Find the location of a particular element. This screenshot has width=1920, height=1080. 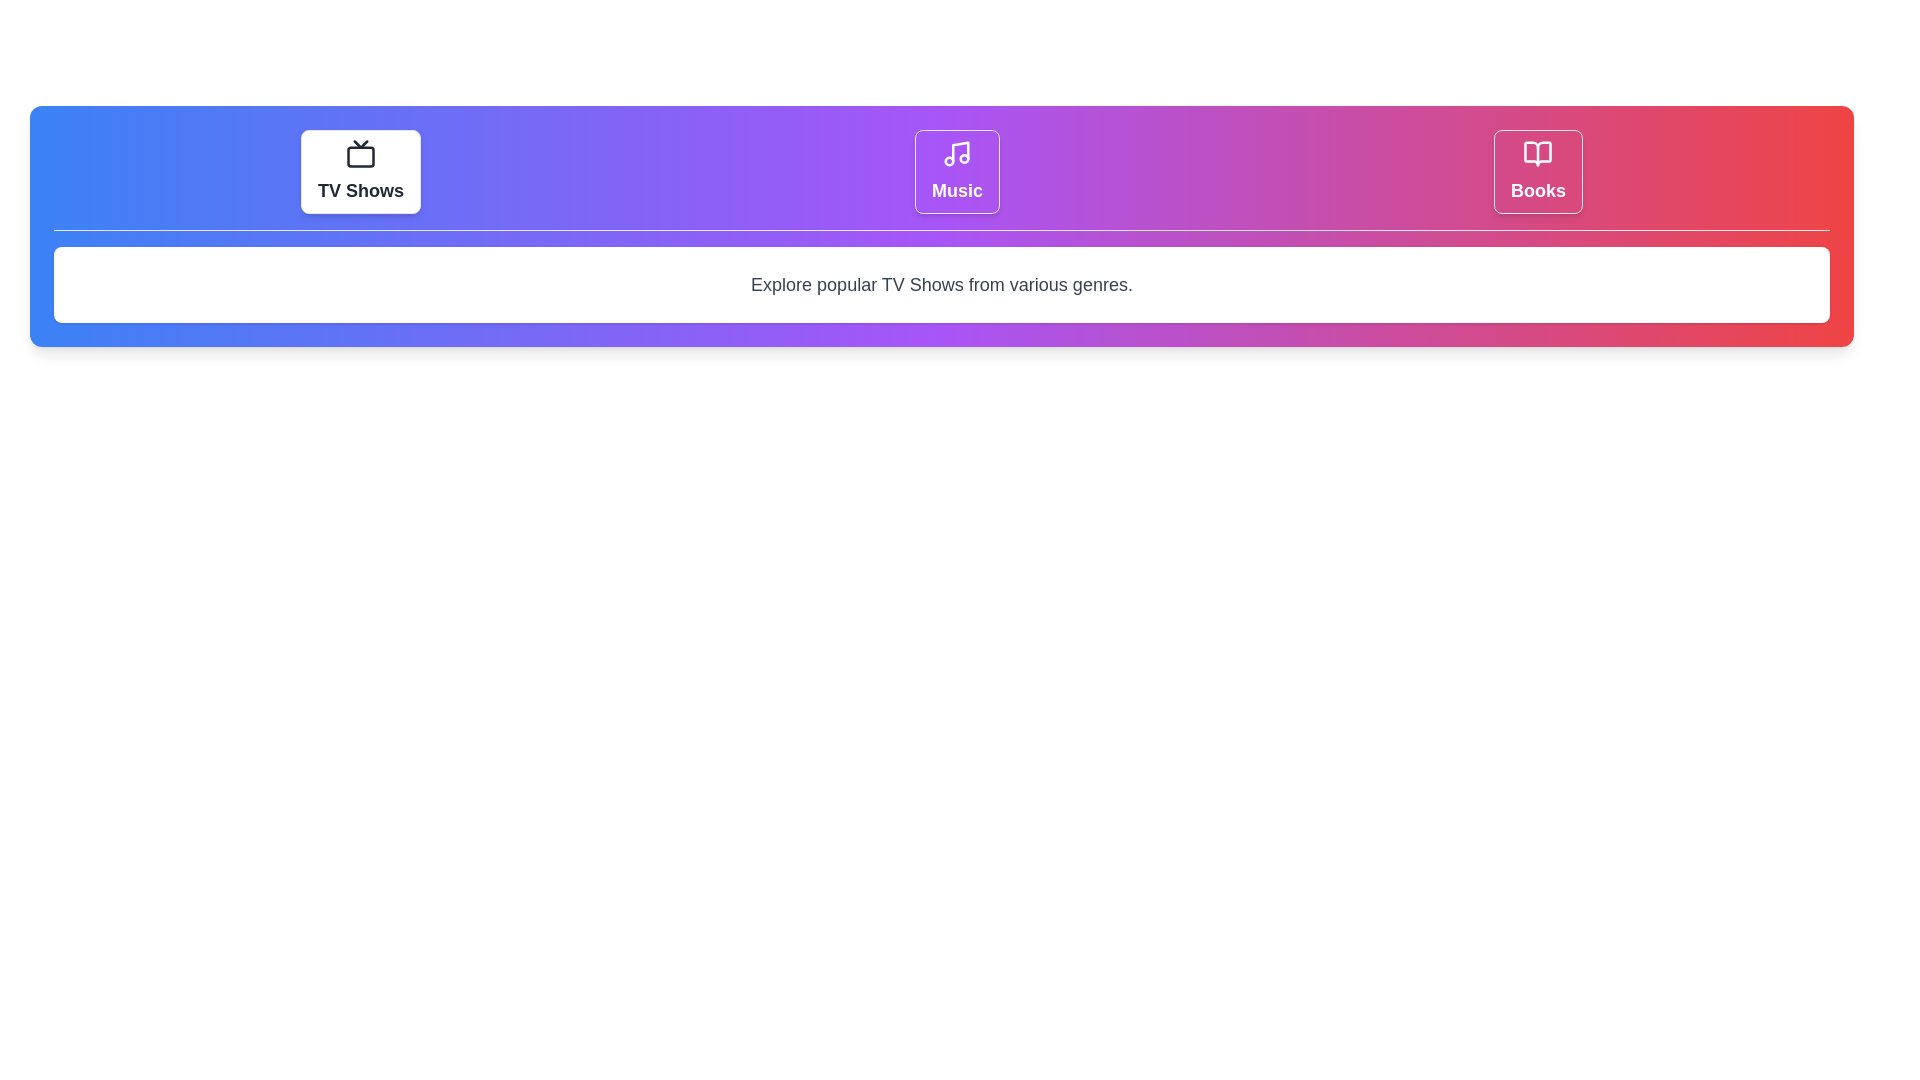

the tab labeled TV Shows is located at coordinates (360, 171).